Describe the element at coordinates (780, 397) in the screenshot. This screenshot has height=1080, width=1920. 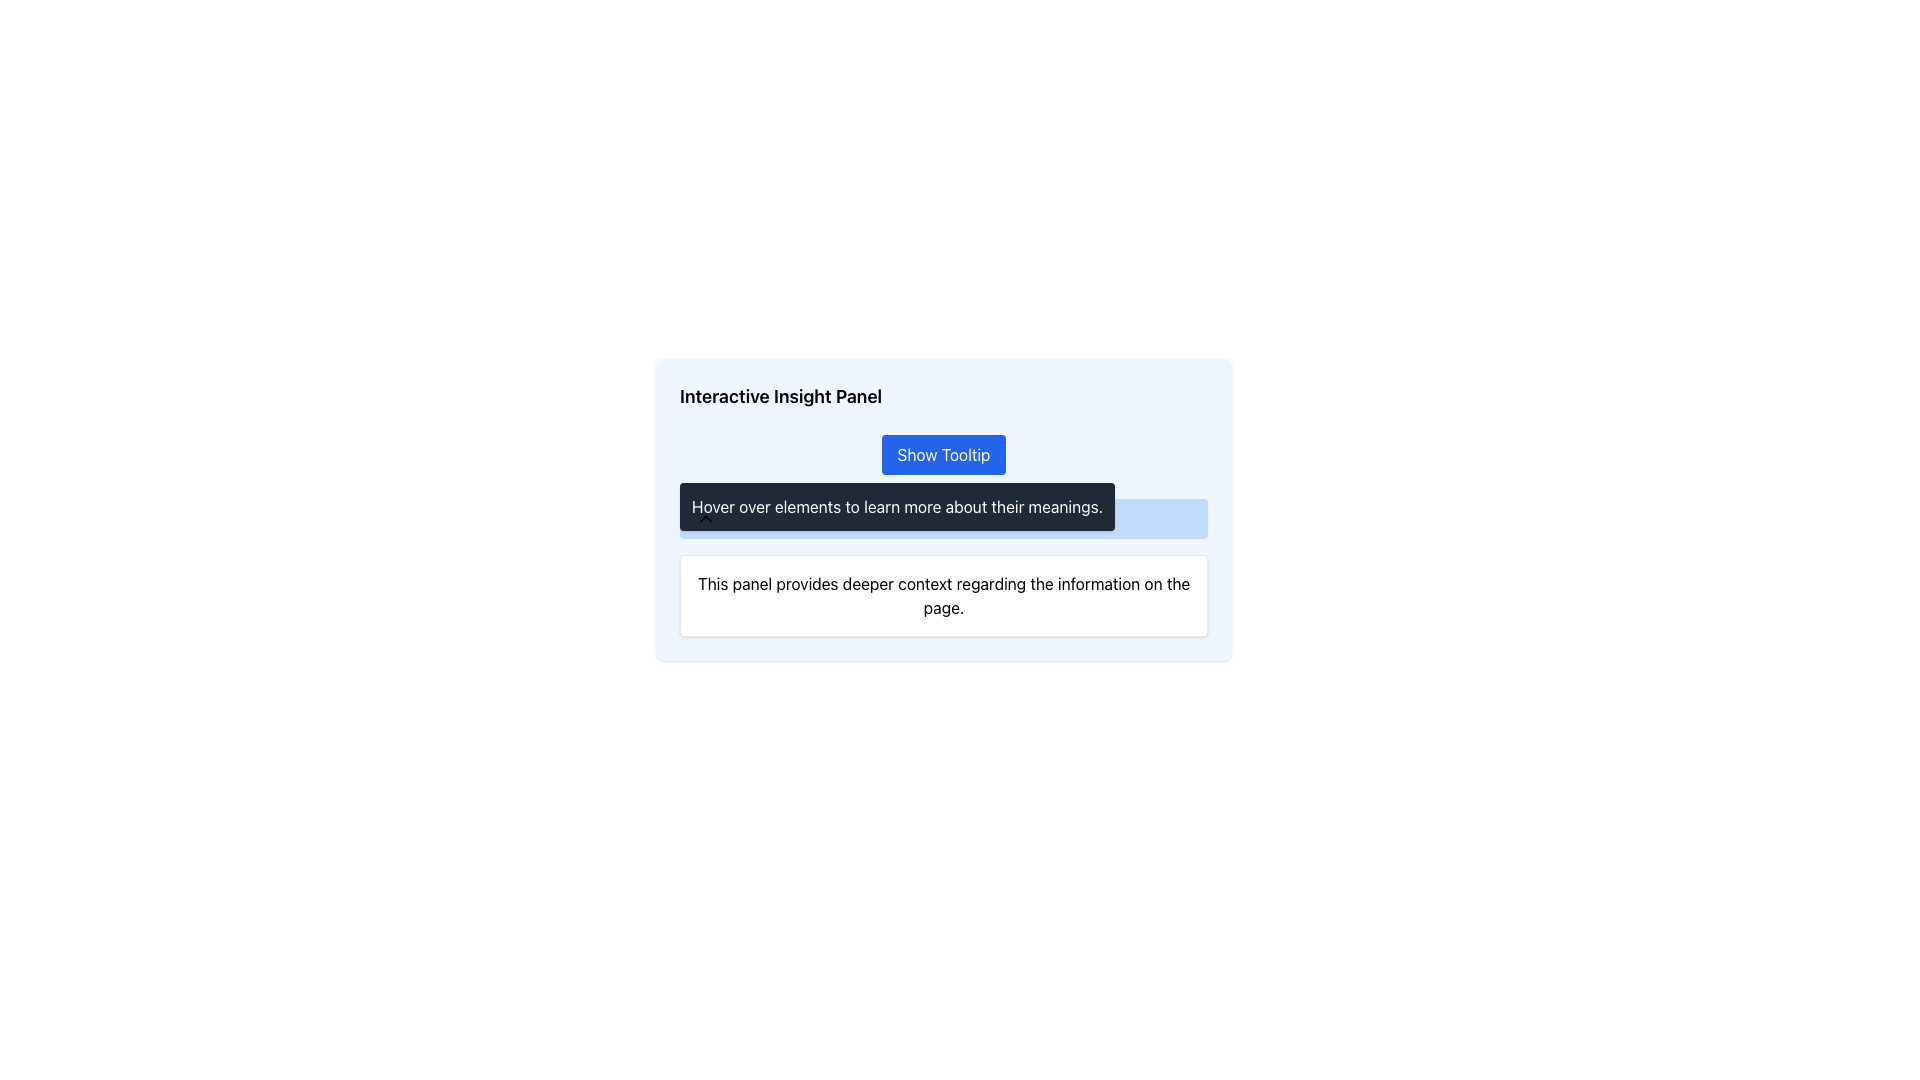
I see `the text label displaying 'Interactive Insight Panel' styled in bold and larger font size, located on a light blue background` at that location.